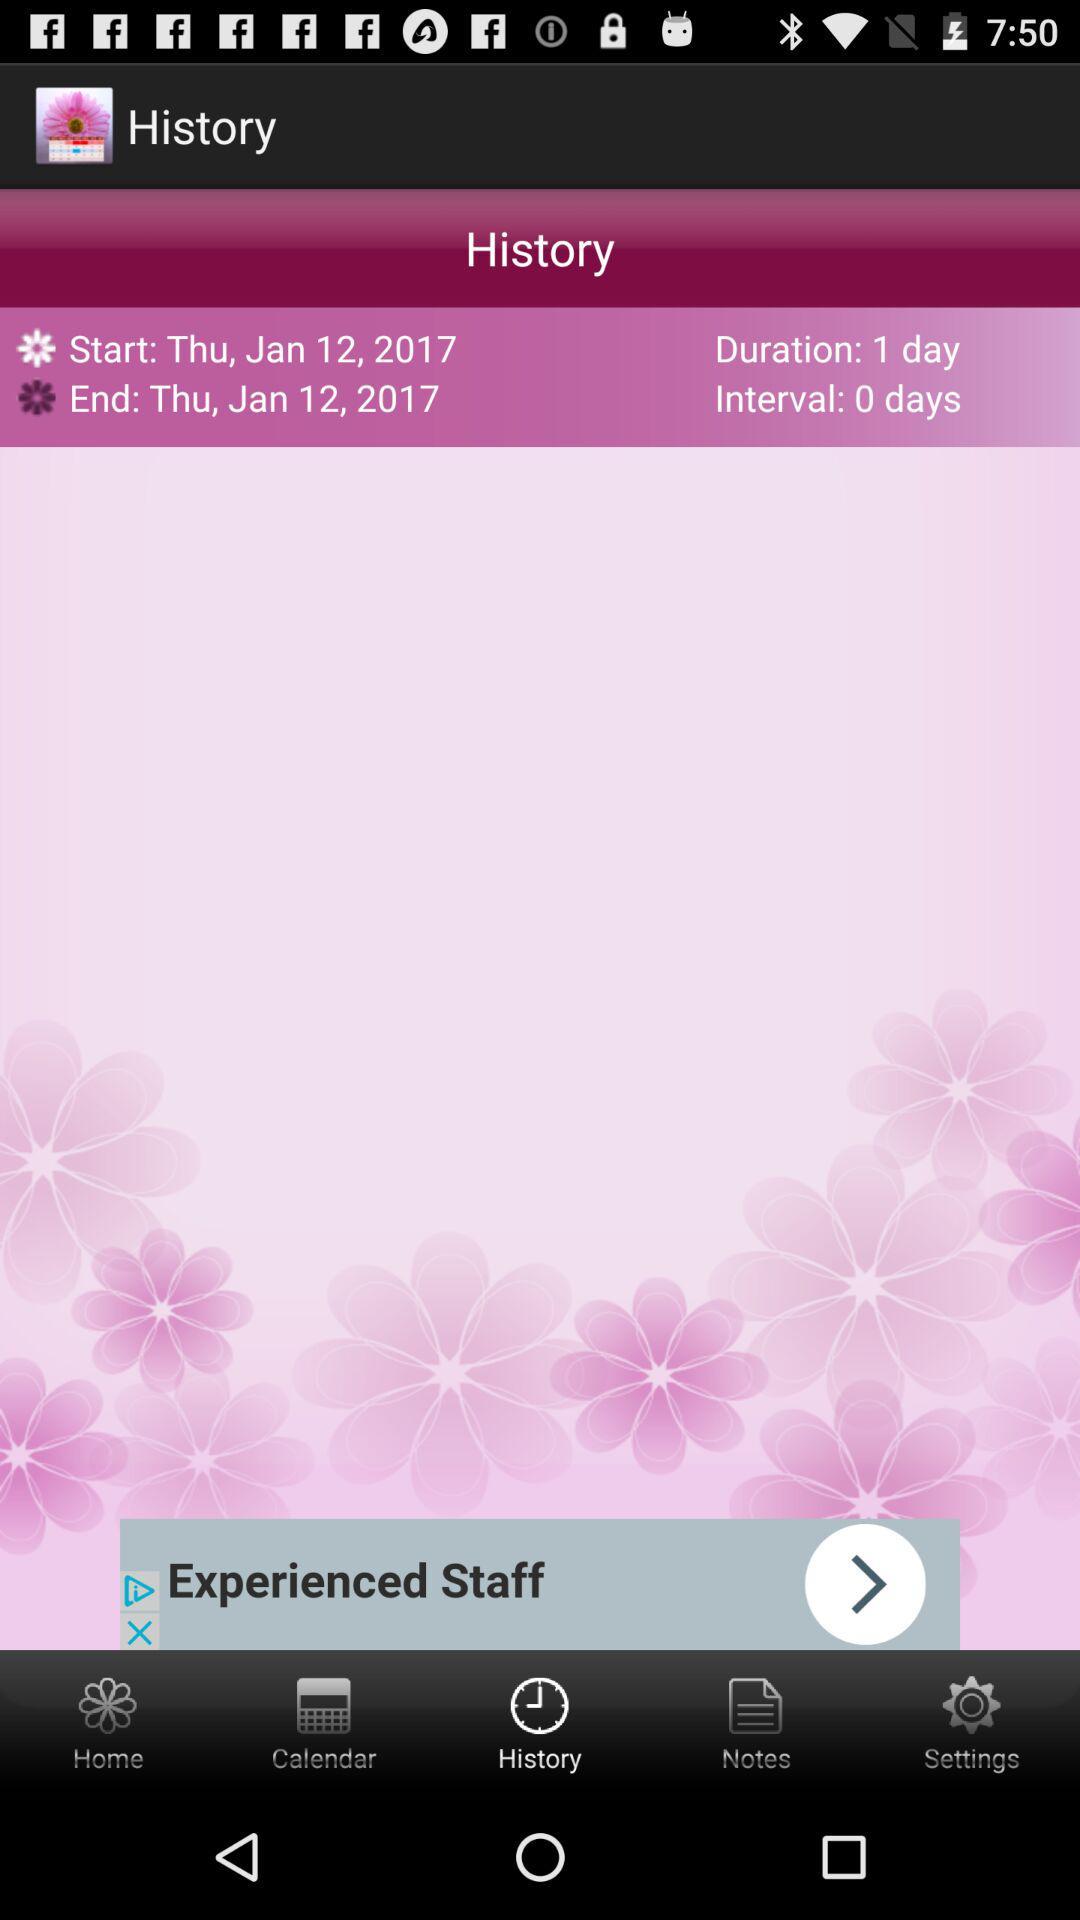  Describe the element at coordinates (971, 1721) in the screenshot. I see `settings` at that location.